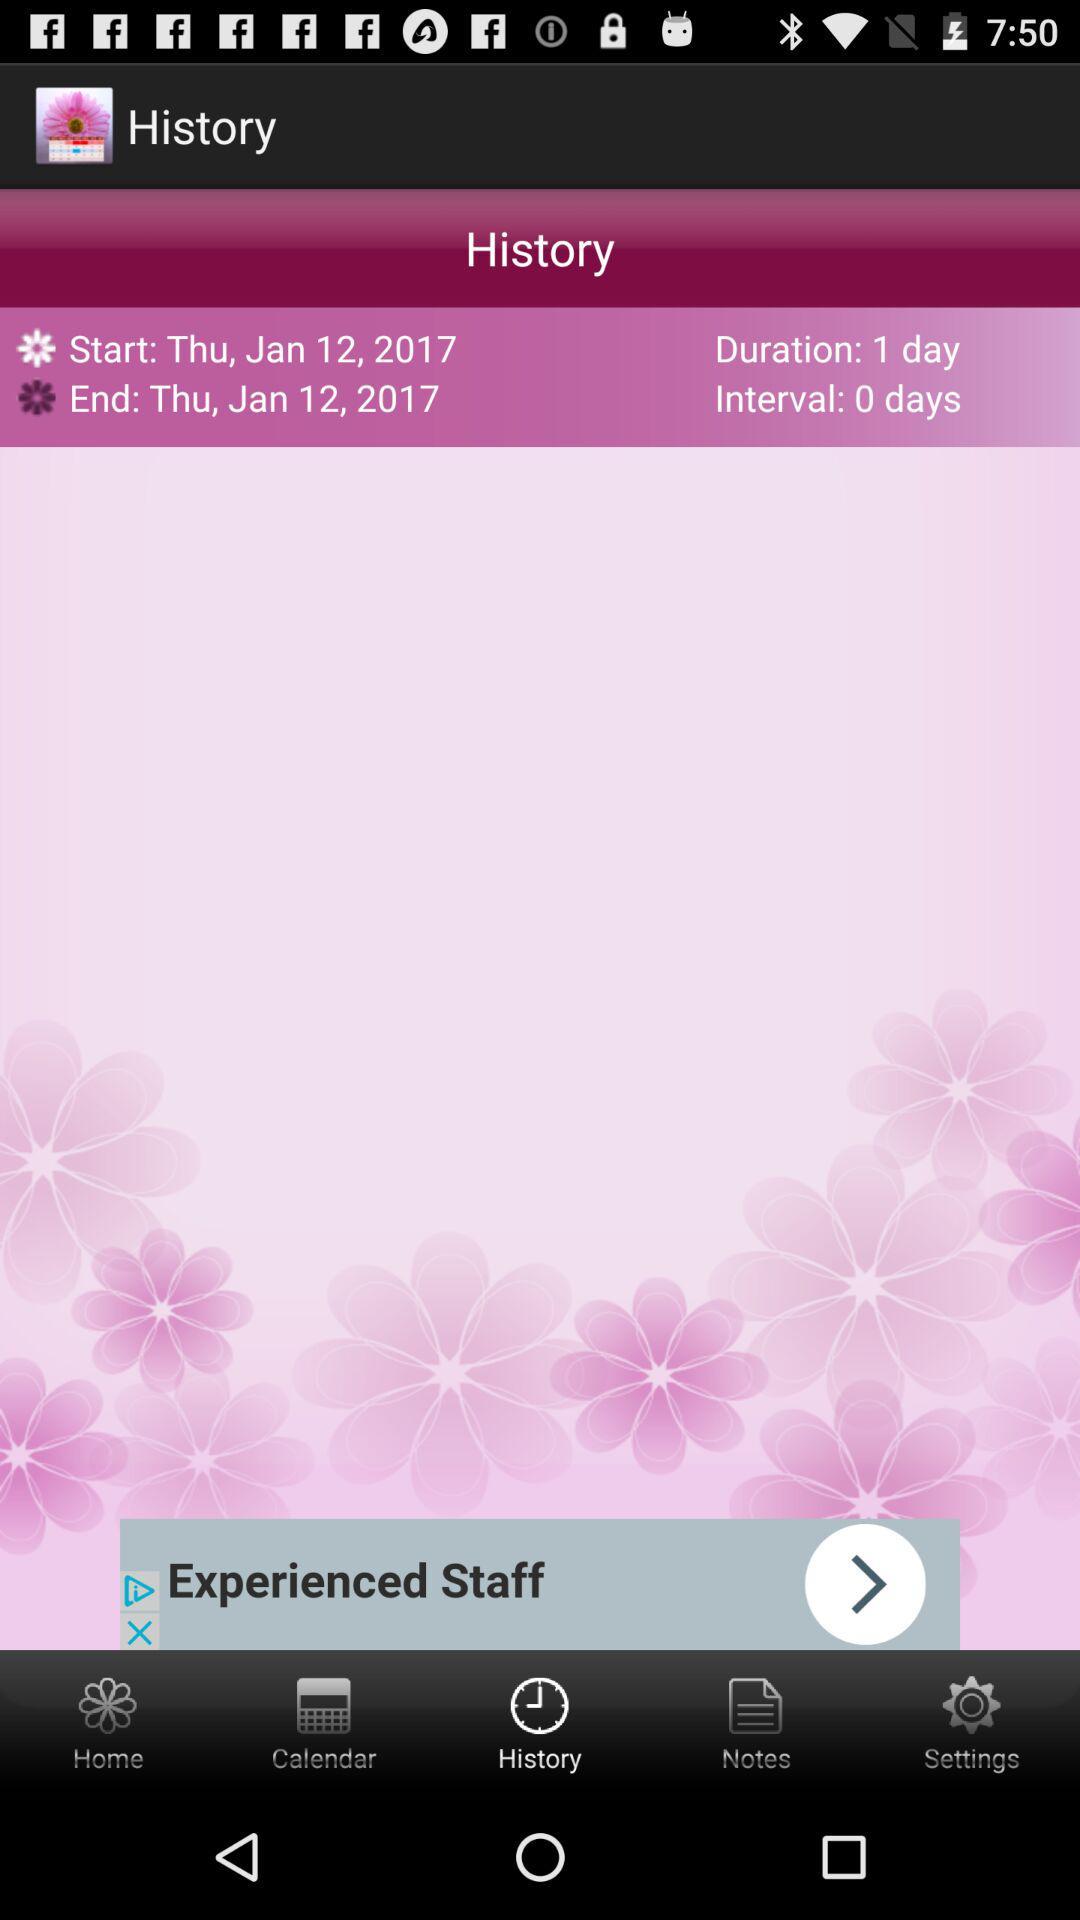  Describe the element at coordinates (971, 1721) in the screenshot. I see `settings` at that location.